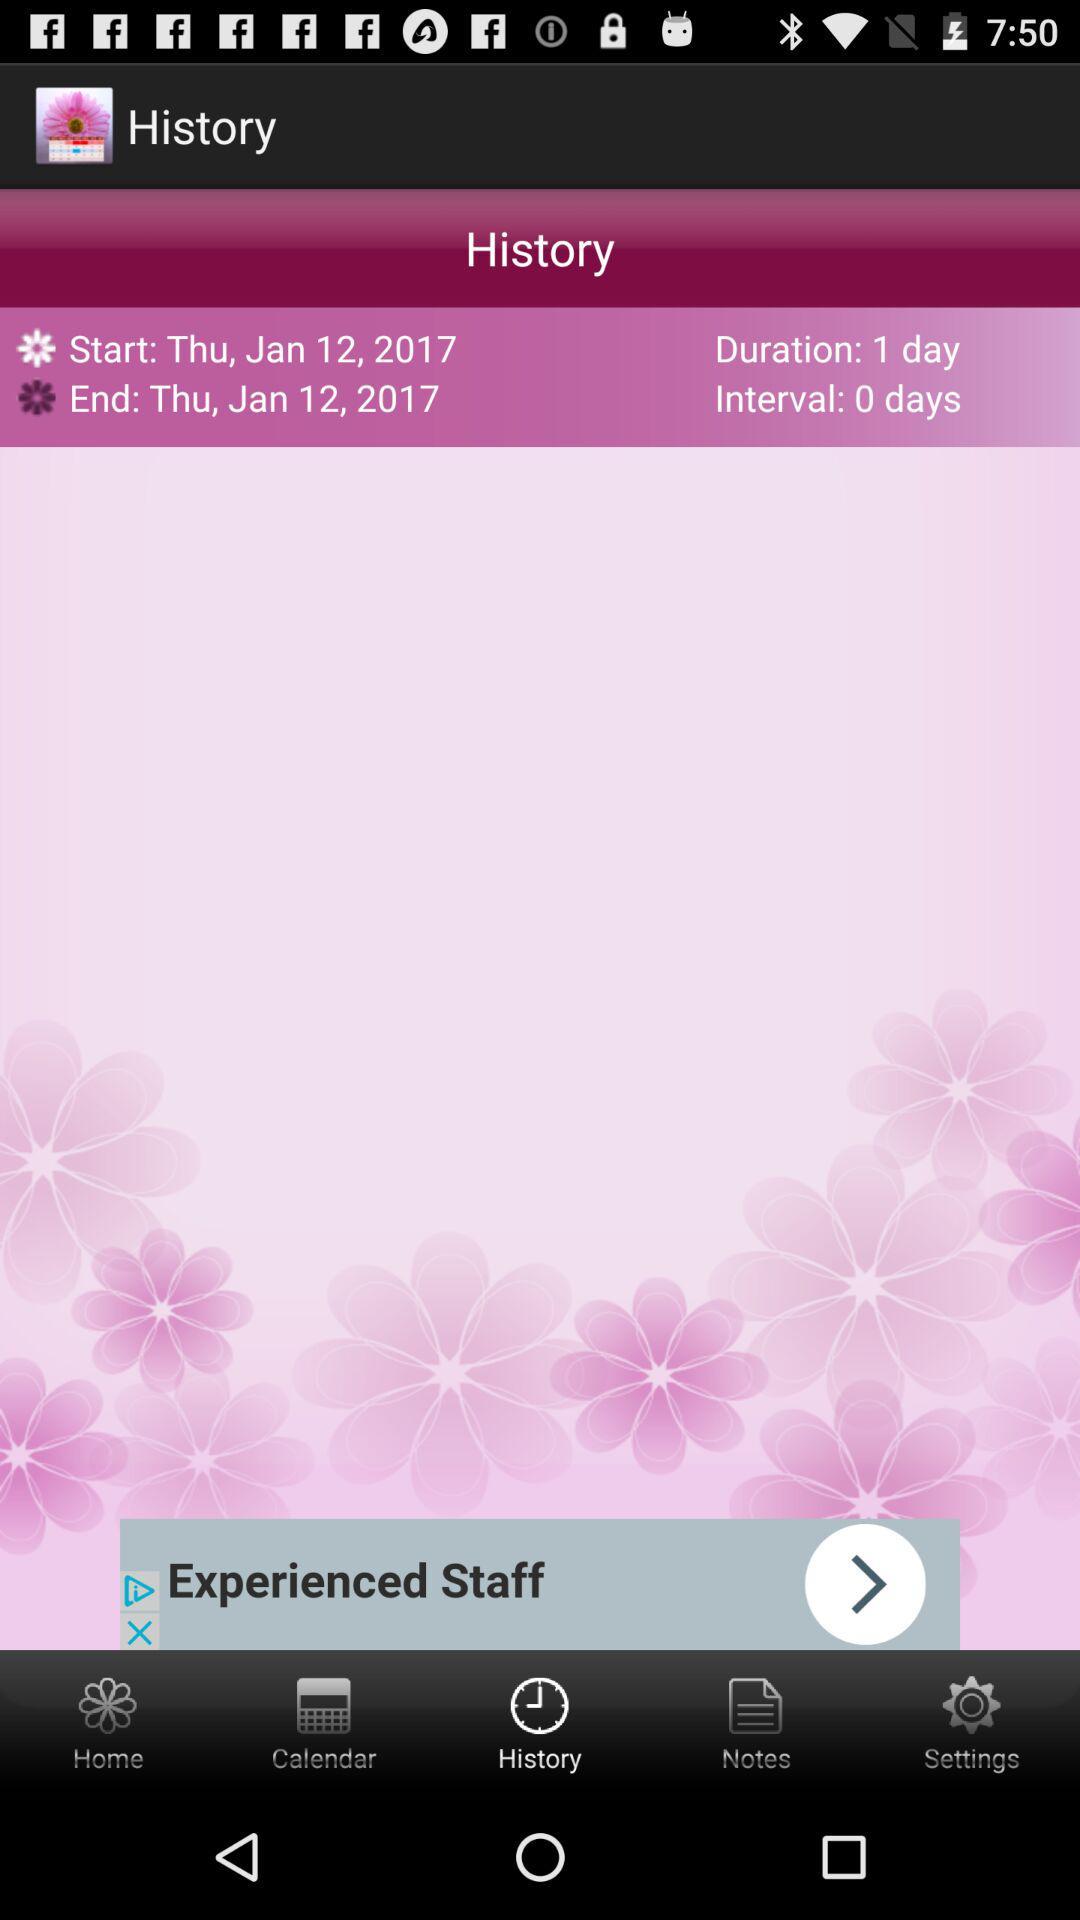  Describe the element at coordinates (971, 1721) in the screenshot. I see `settings` at that location.